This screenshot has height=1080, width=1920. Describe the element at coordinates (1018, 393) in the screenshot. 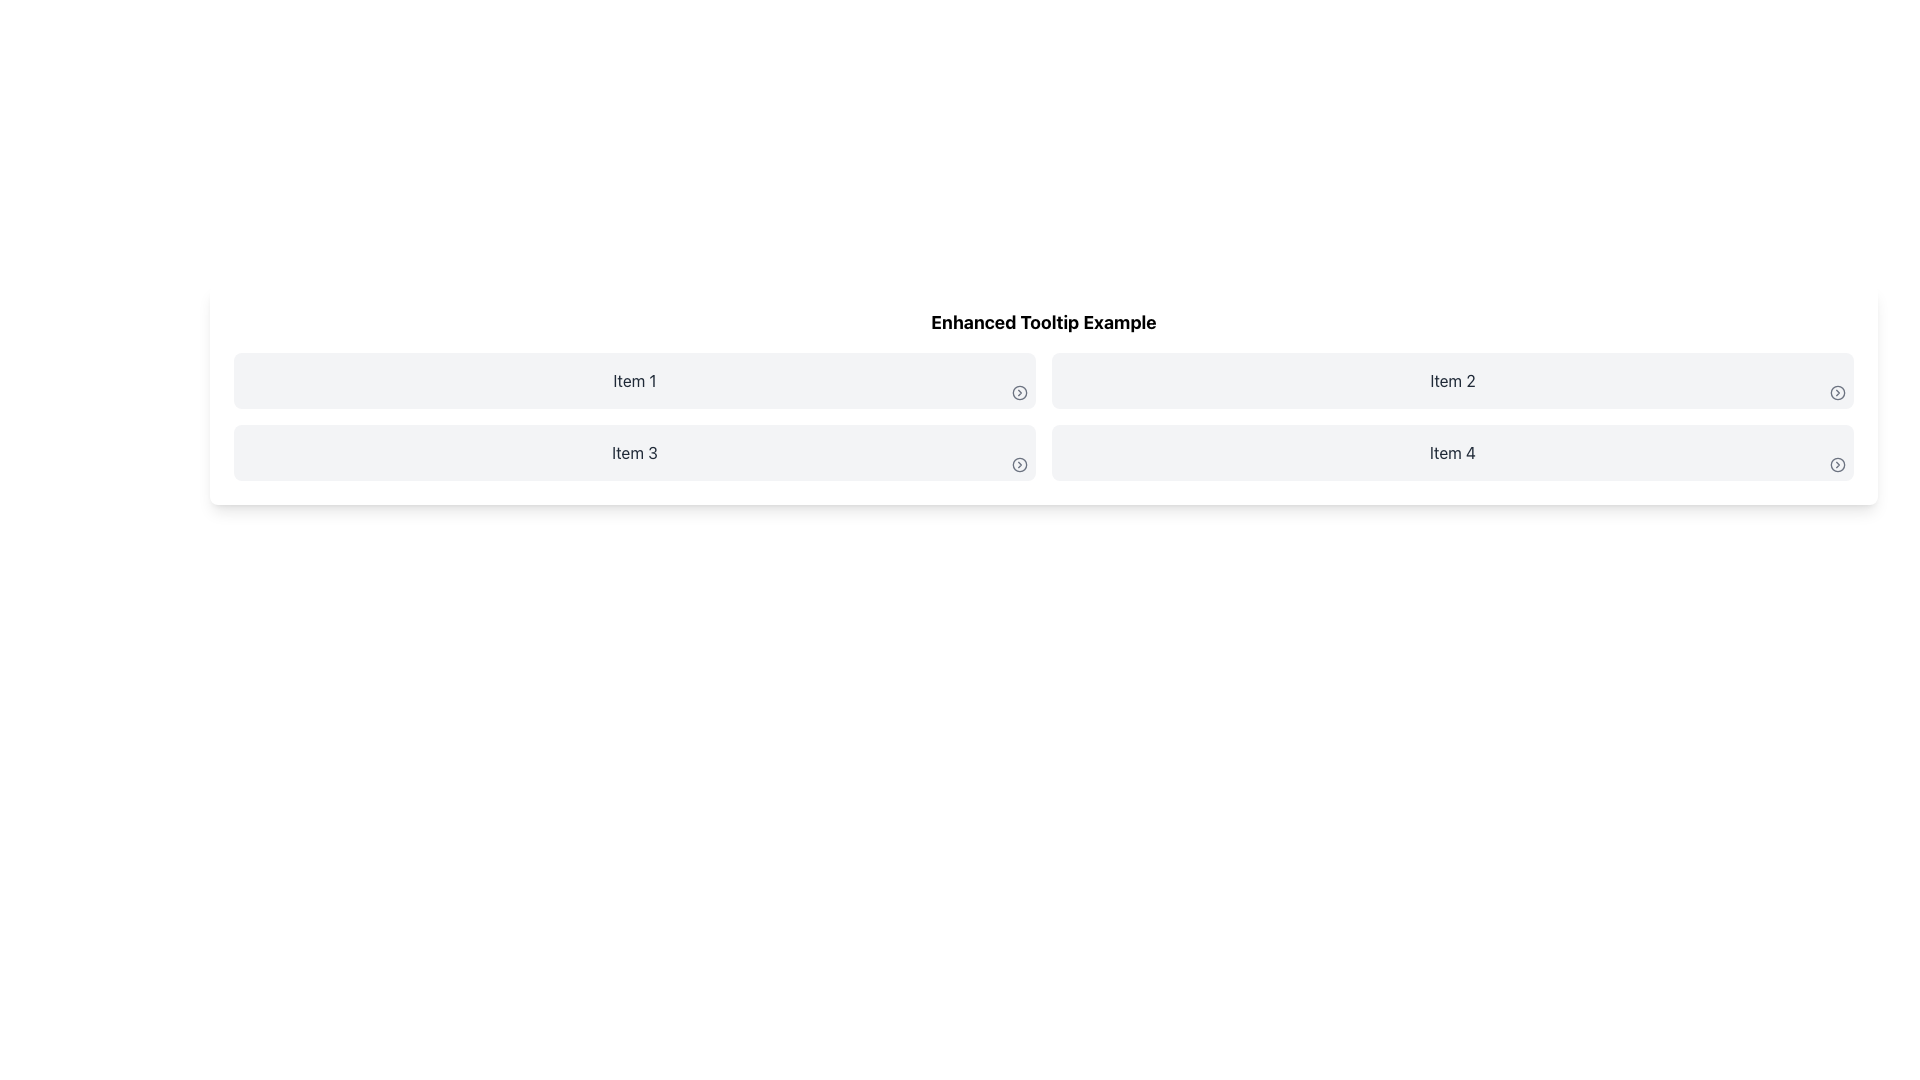

I see `the area surrounding the Circle graphic associated with 'Item 1' in the top-right corner of its label` at that location.